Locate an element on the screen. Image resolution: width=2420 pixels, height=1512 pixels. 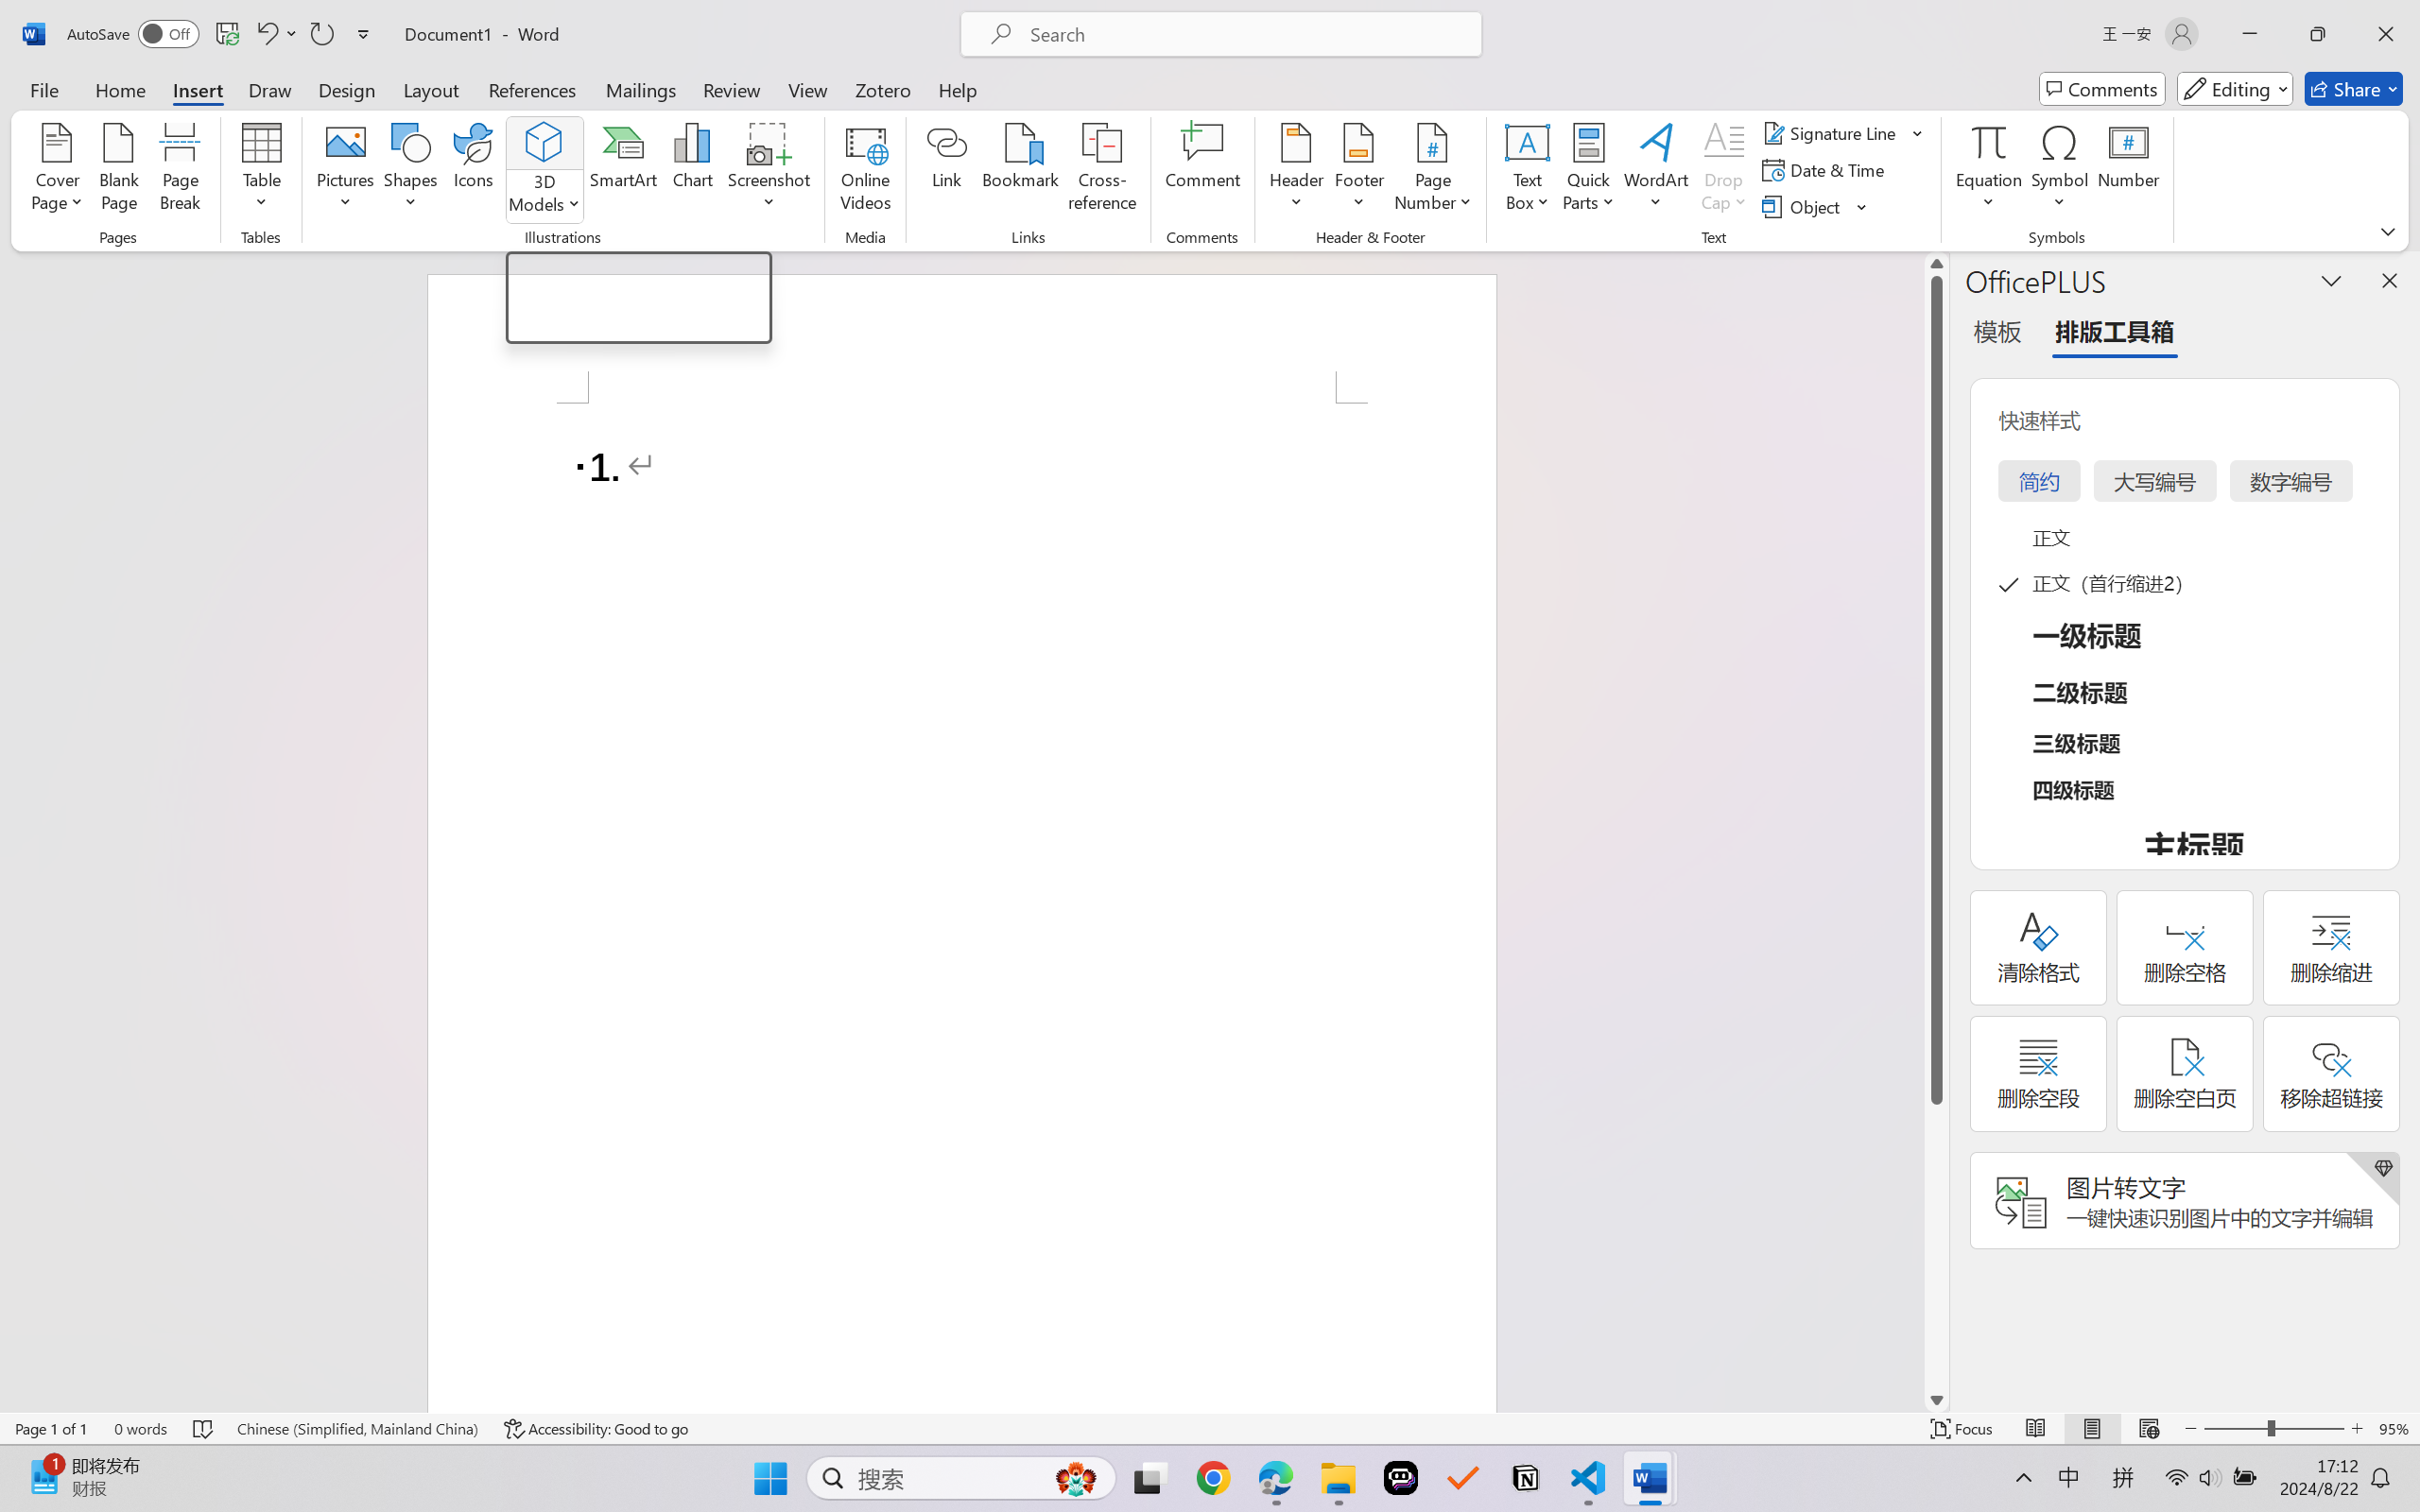
'Cross-reference...' is located at coordinates (1101, 170).